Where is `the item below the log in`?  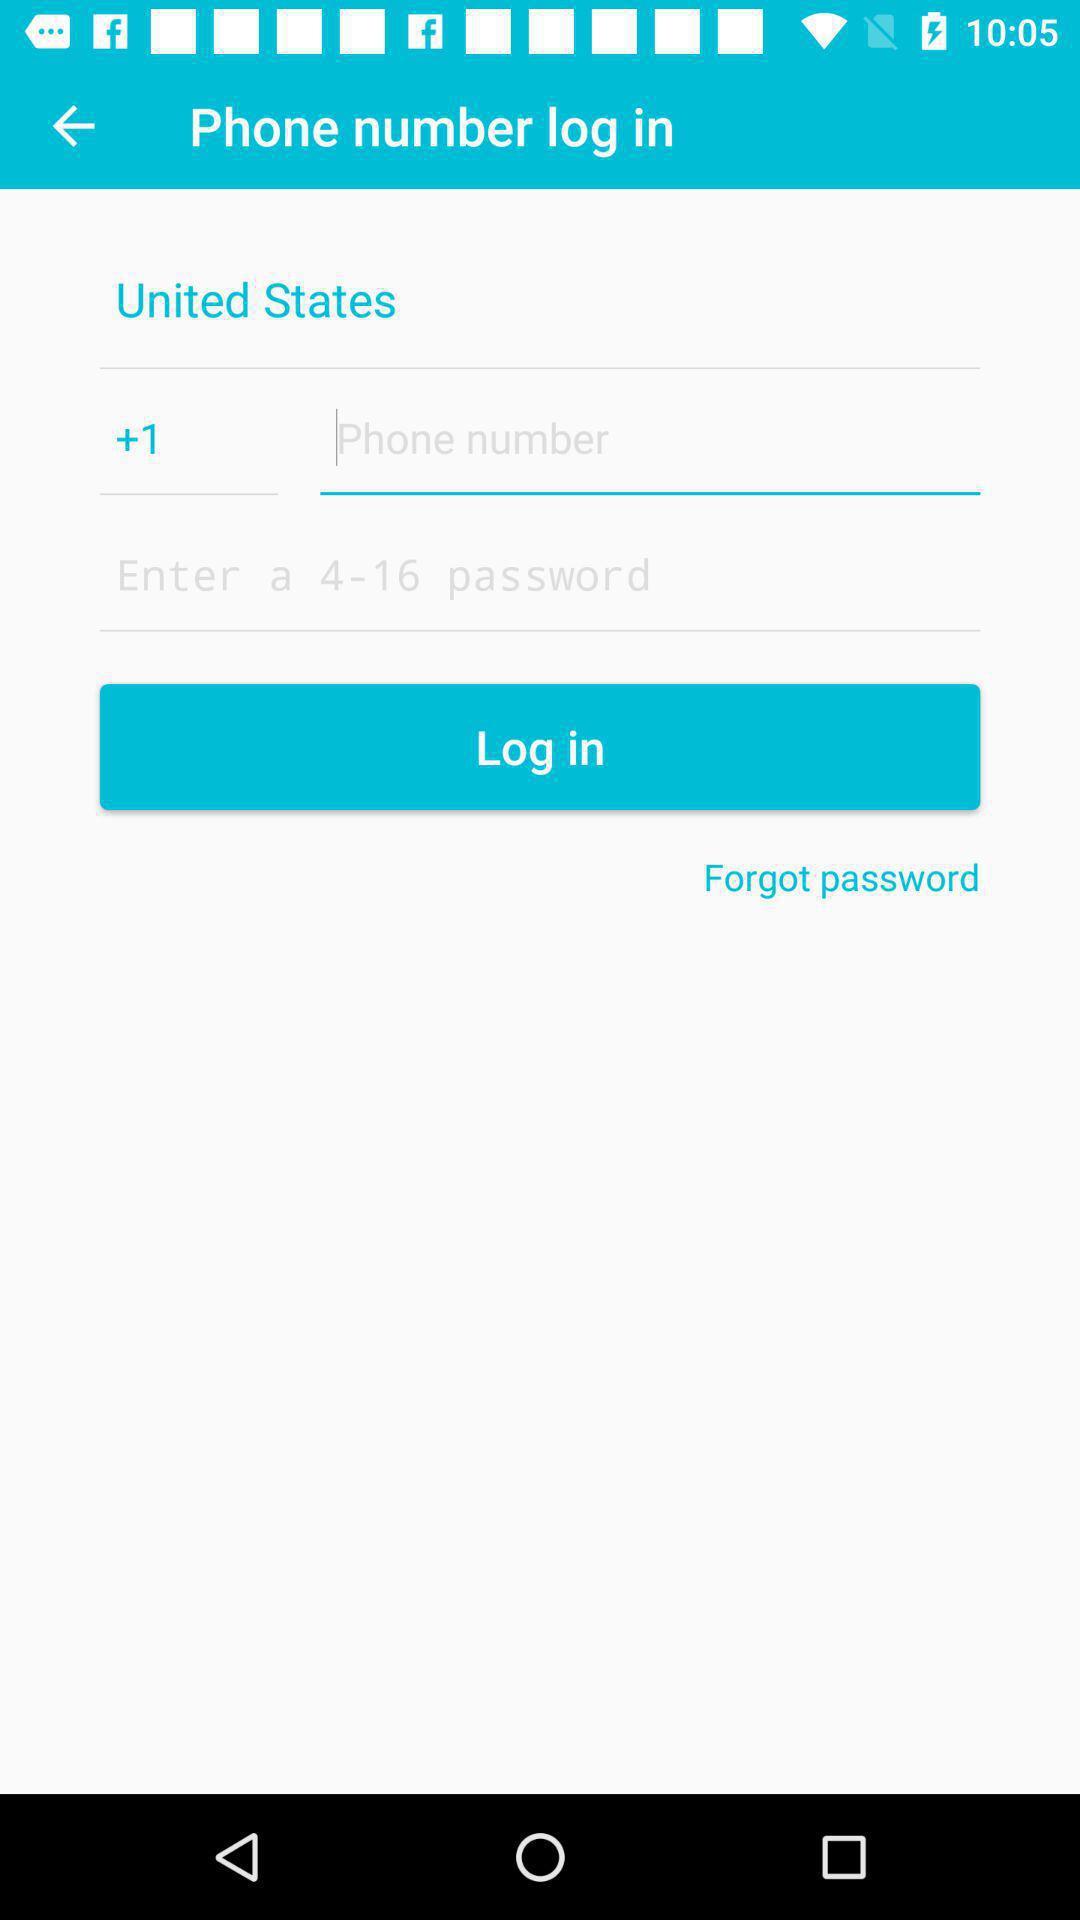
the item below the log in is located at coordinates (841, 876).